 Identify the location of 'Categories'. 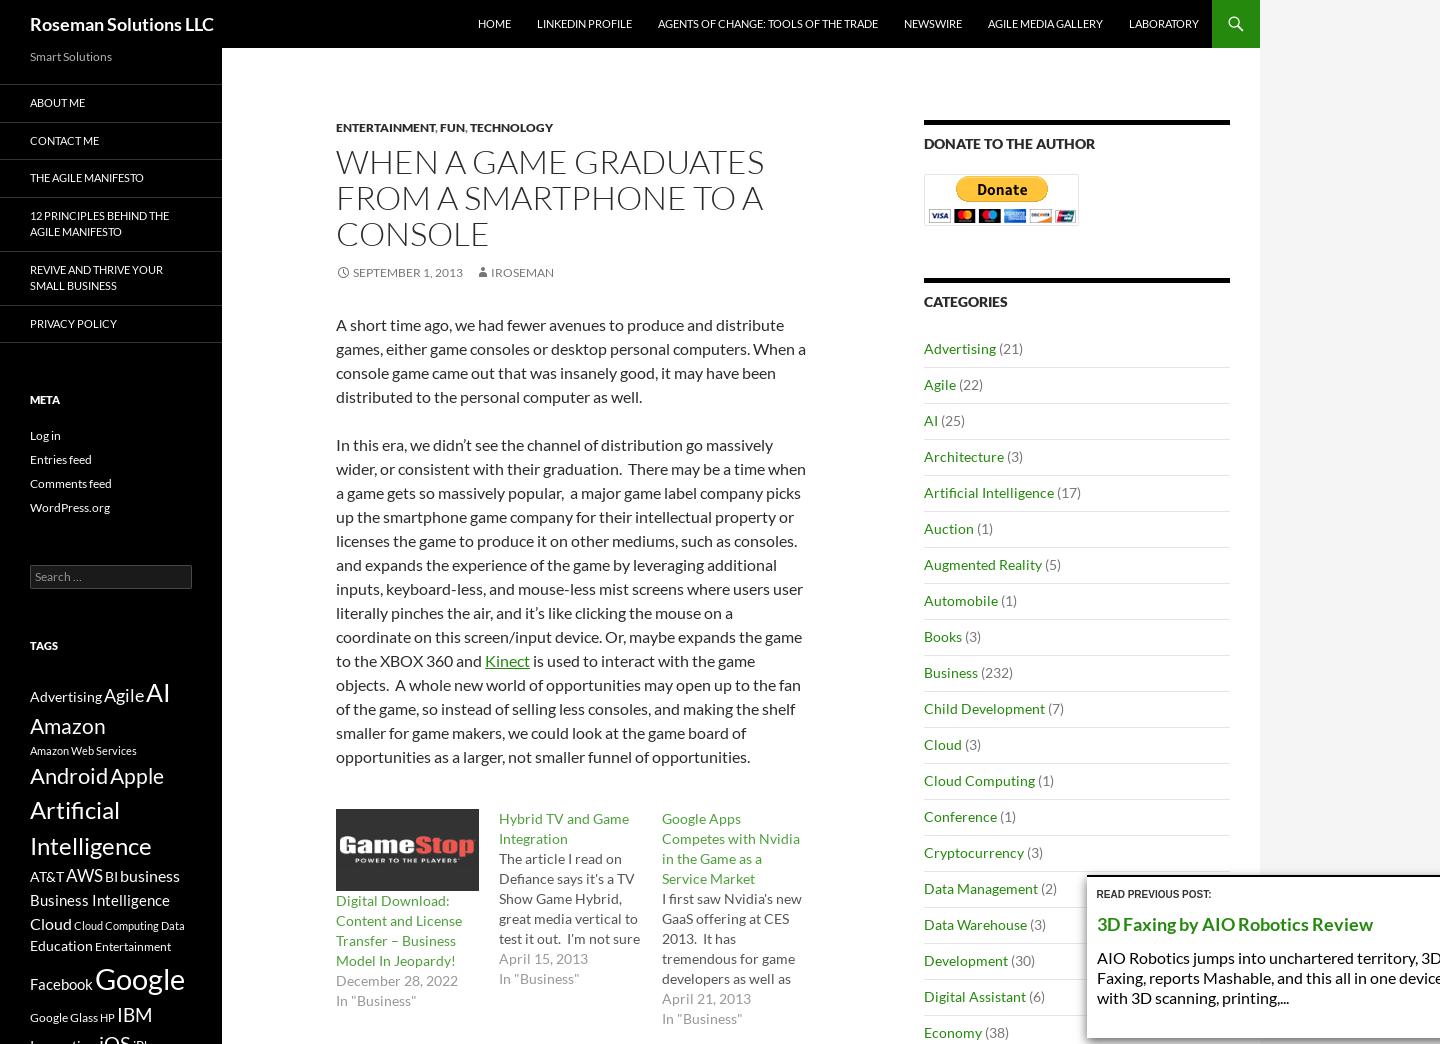
(964, 300).